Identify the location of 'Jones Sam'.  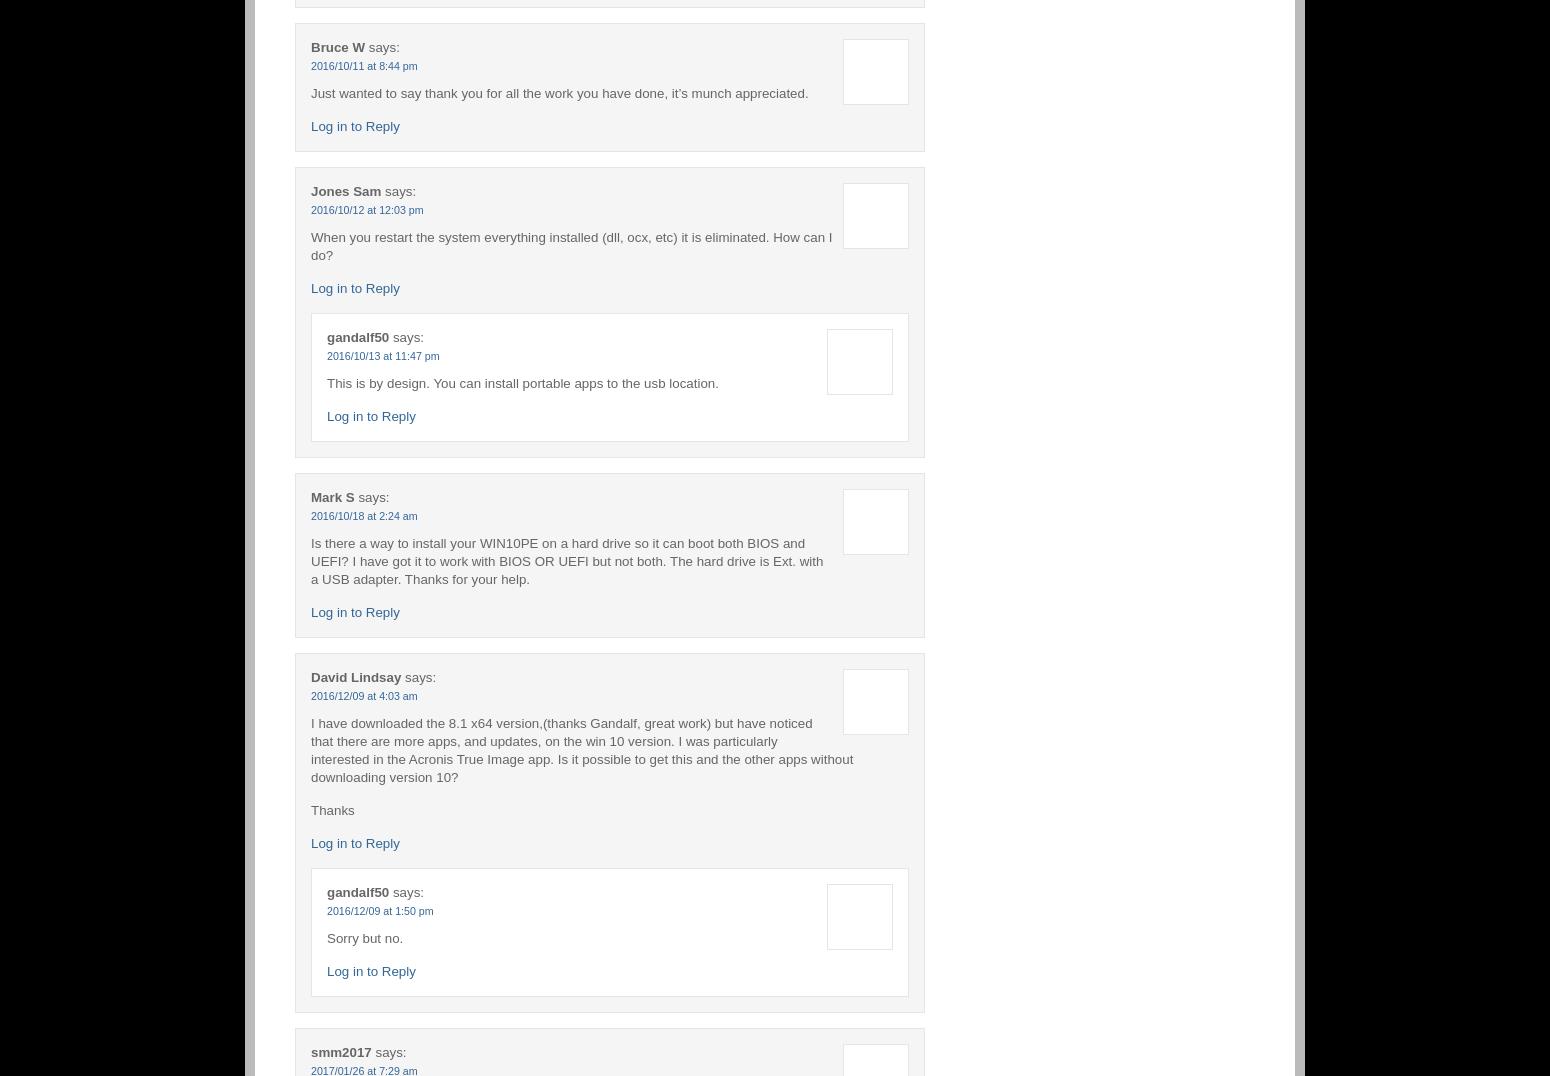
(344, 189).